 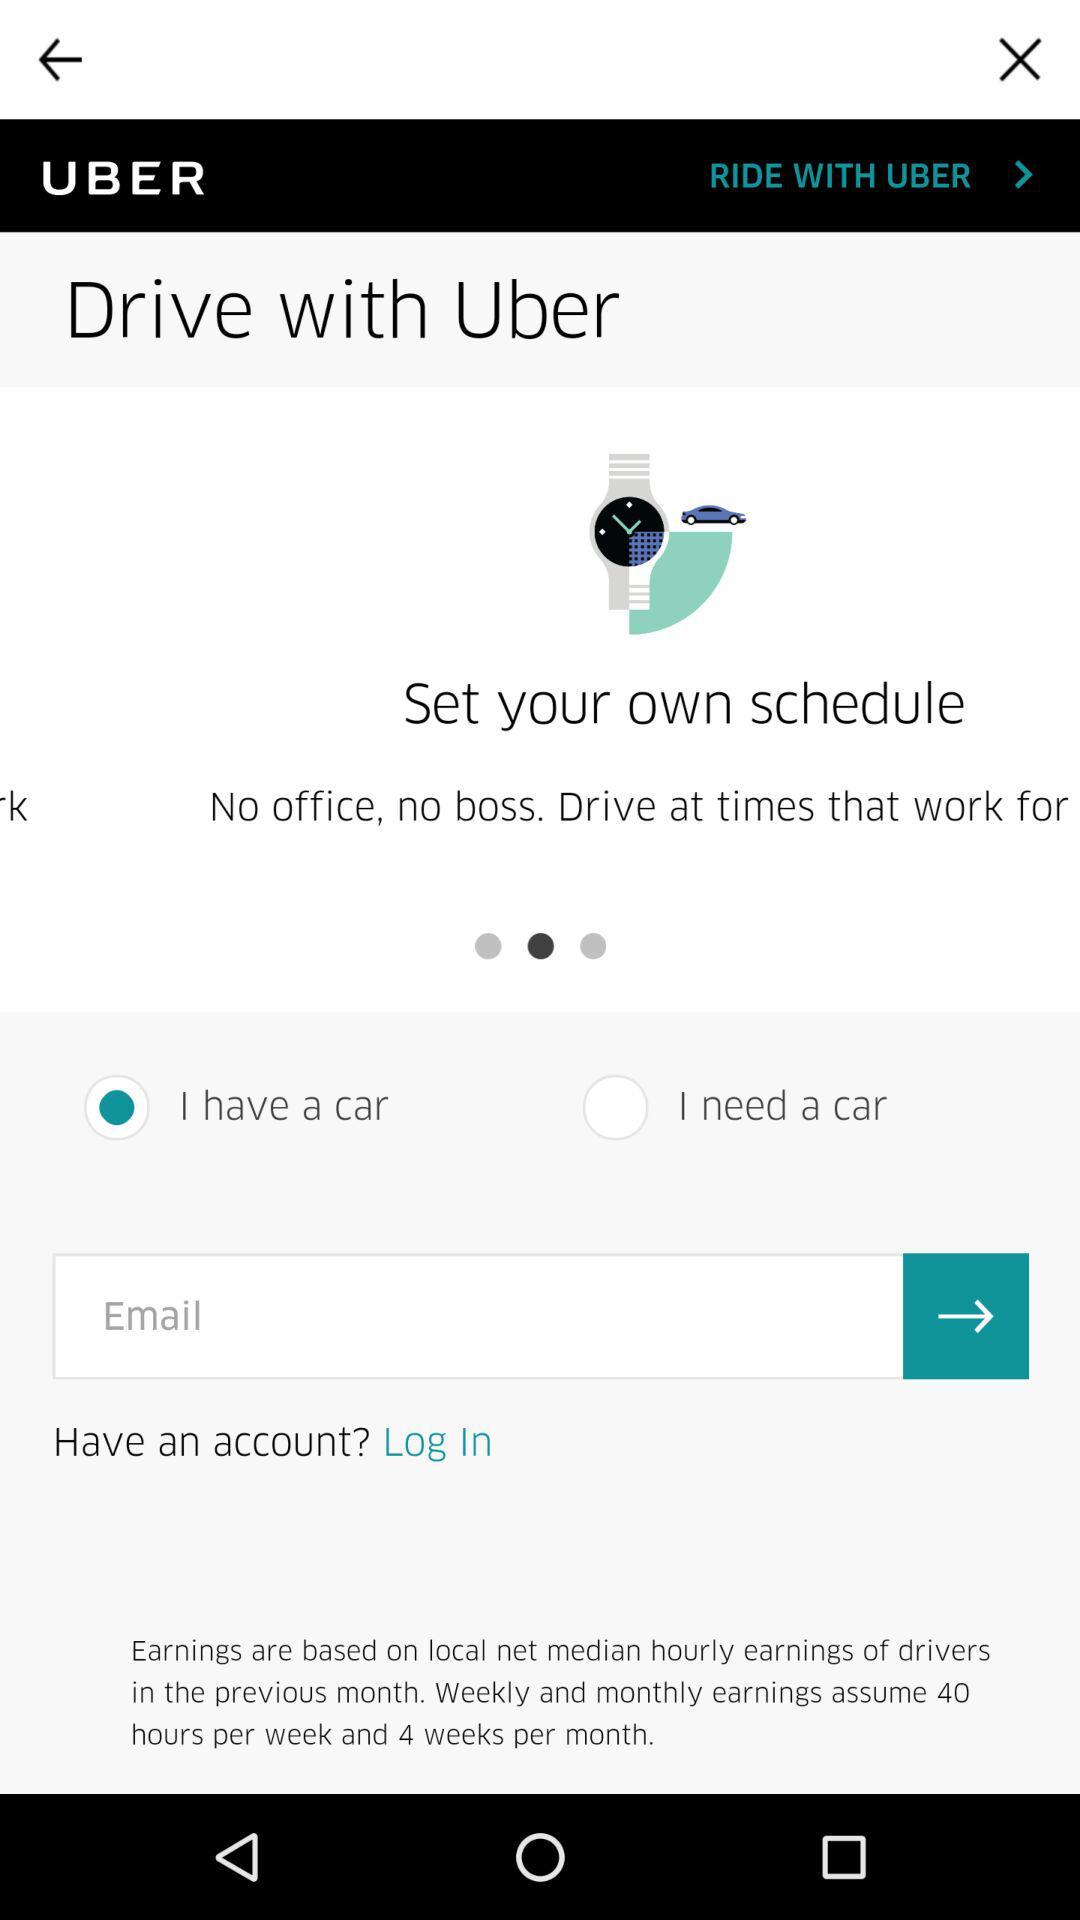 I want to click on cancel option, so click(x=1020, y=59).